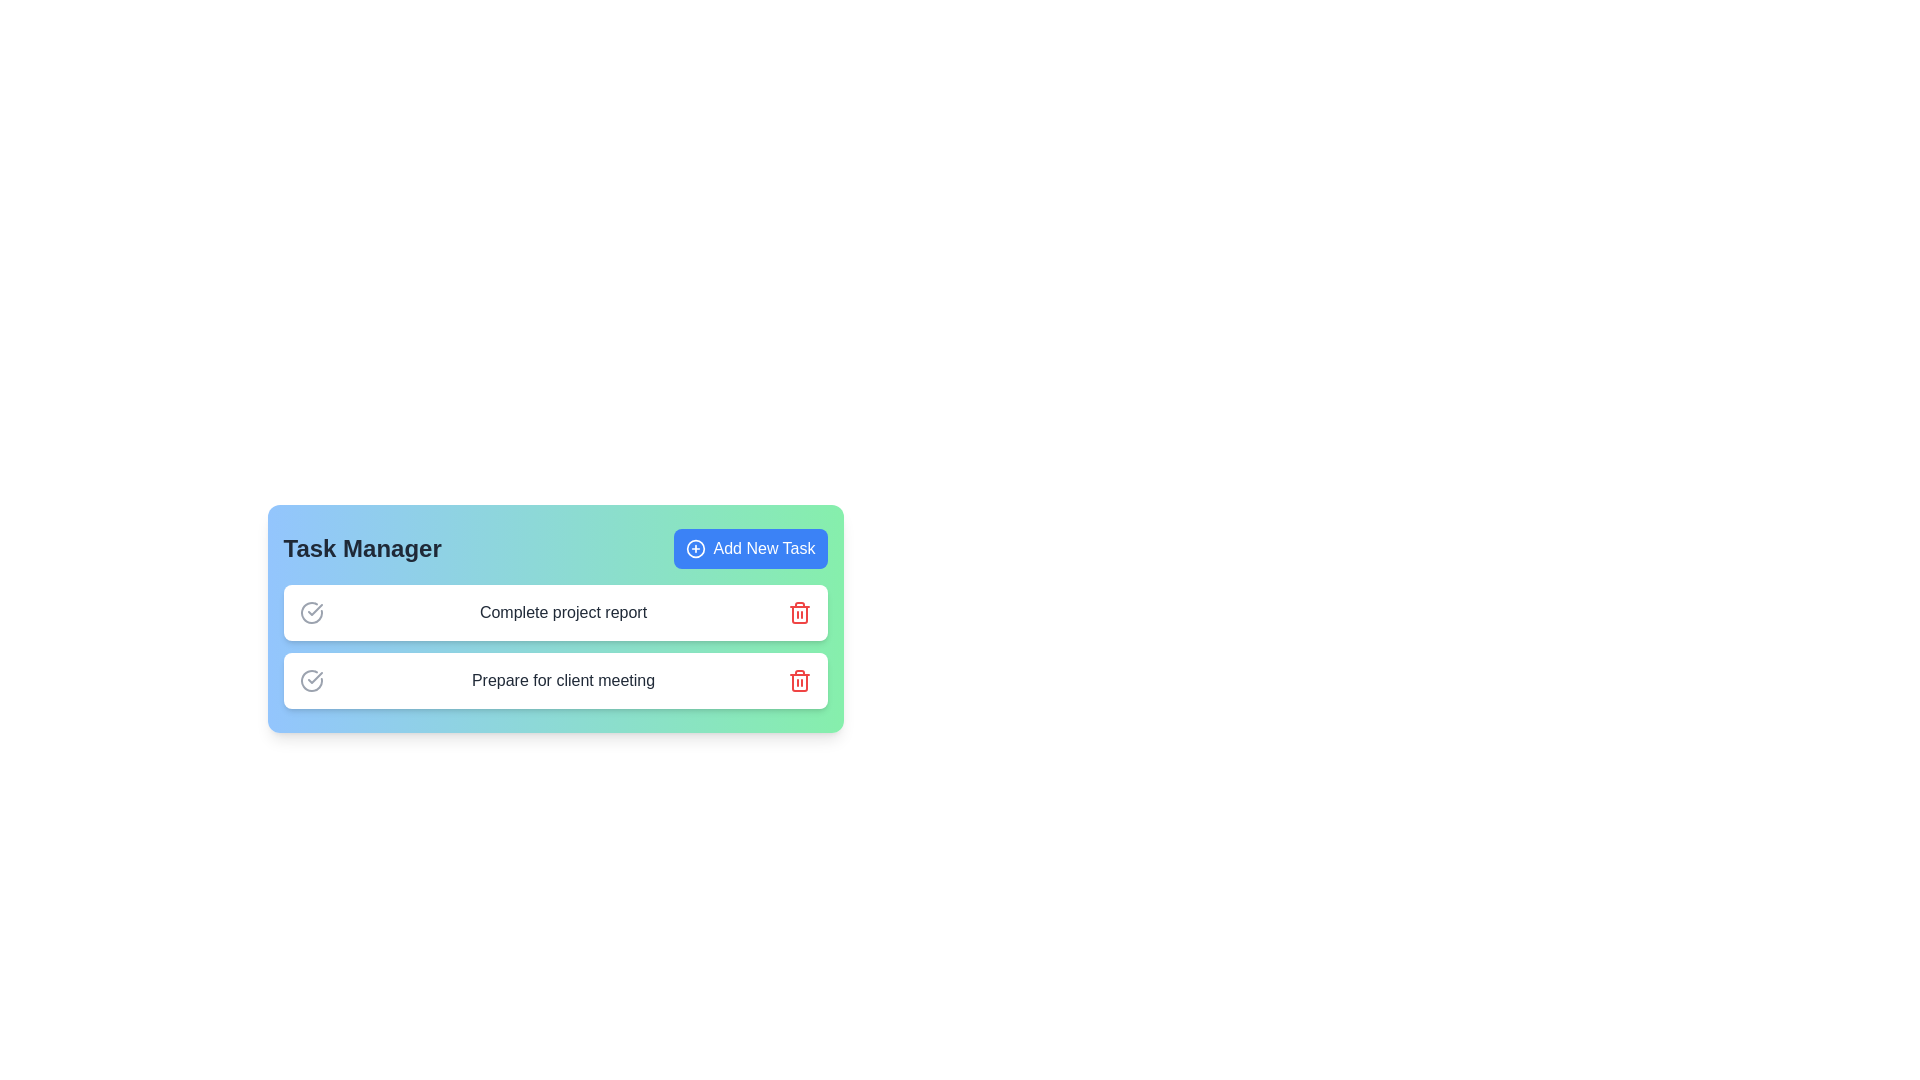 The height and width of the screenshot is (1080, 1920). I want to click on the circular icon button with a checkmark inside, so click(310, 612).